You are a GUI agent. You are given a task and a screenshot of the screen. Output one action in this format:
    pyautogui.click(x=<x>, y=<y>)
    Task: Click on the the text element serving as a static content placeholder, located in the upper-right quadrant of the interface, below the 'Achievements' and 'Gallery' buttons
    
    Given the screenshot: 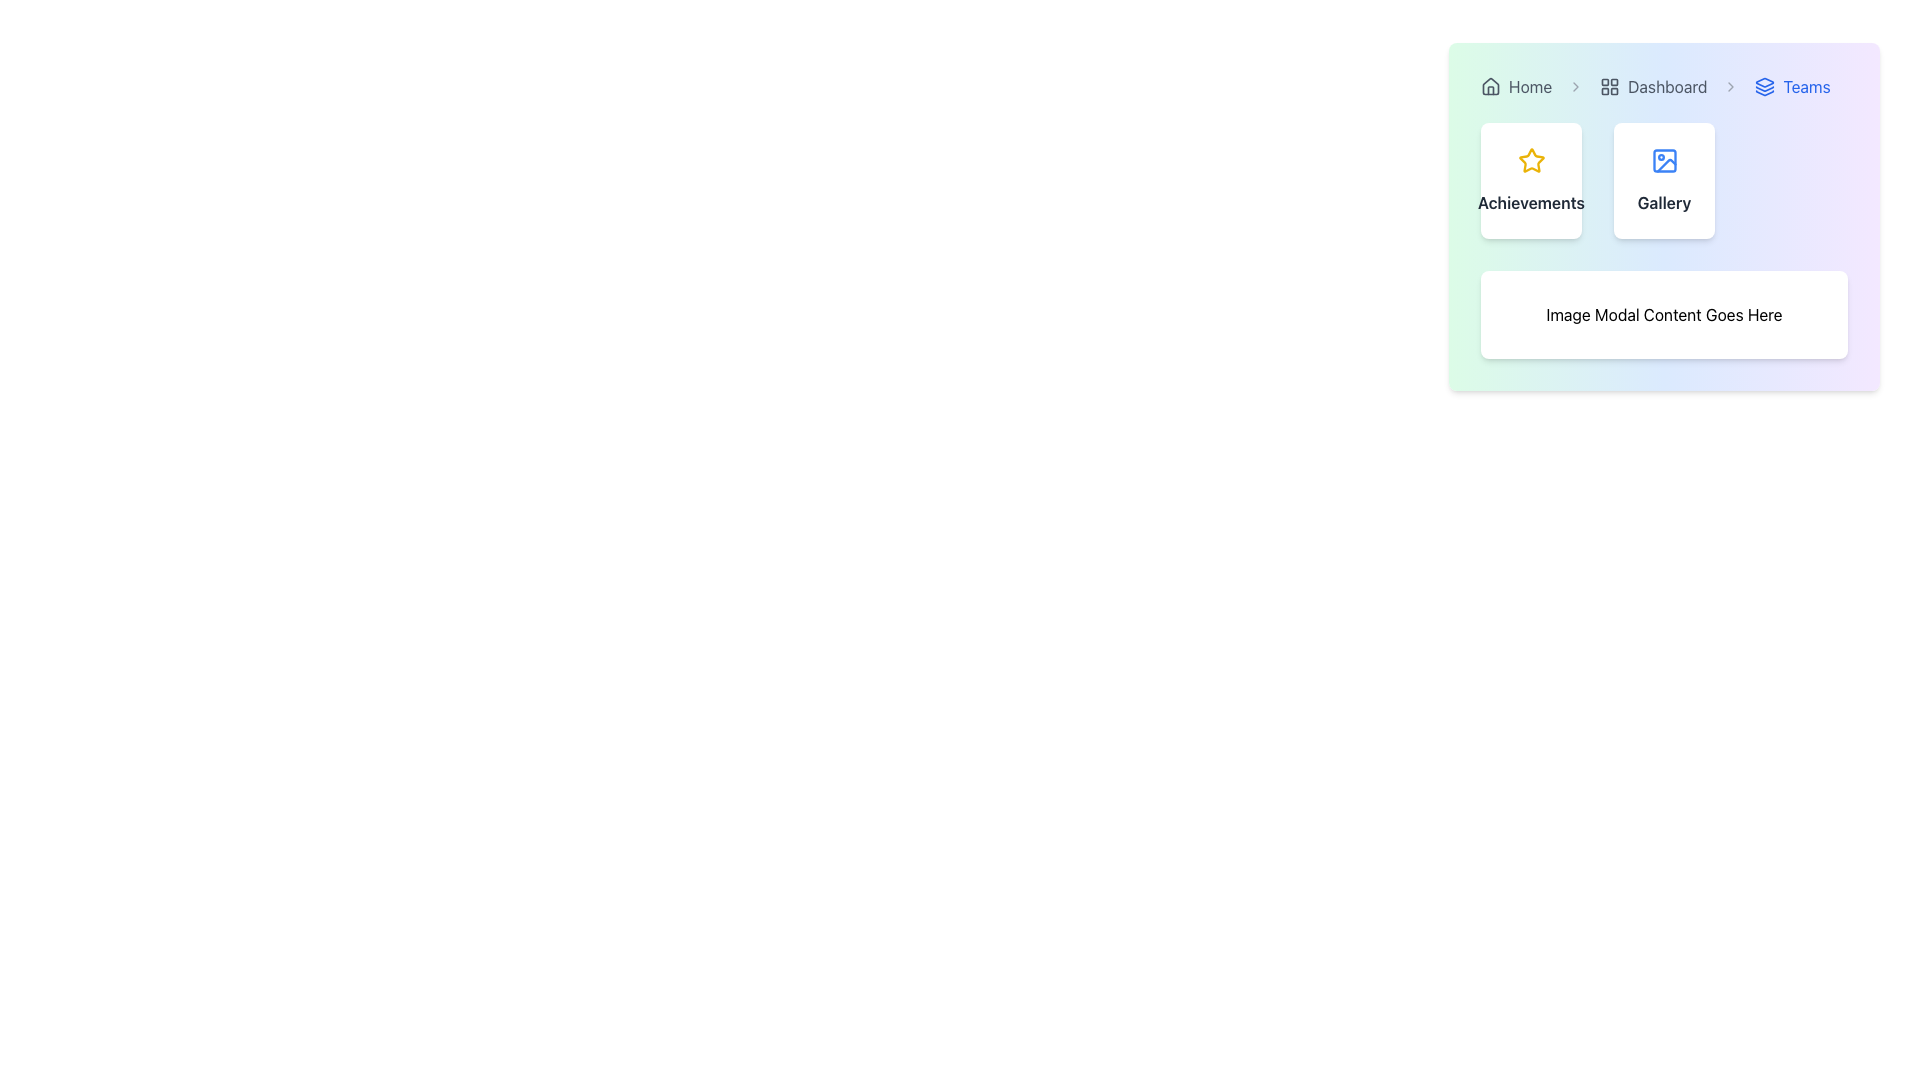 What is the action you would take?
    pyautogui.click(x=1664, y=315)
    